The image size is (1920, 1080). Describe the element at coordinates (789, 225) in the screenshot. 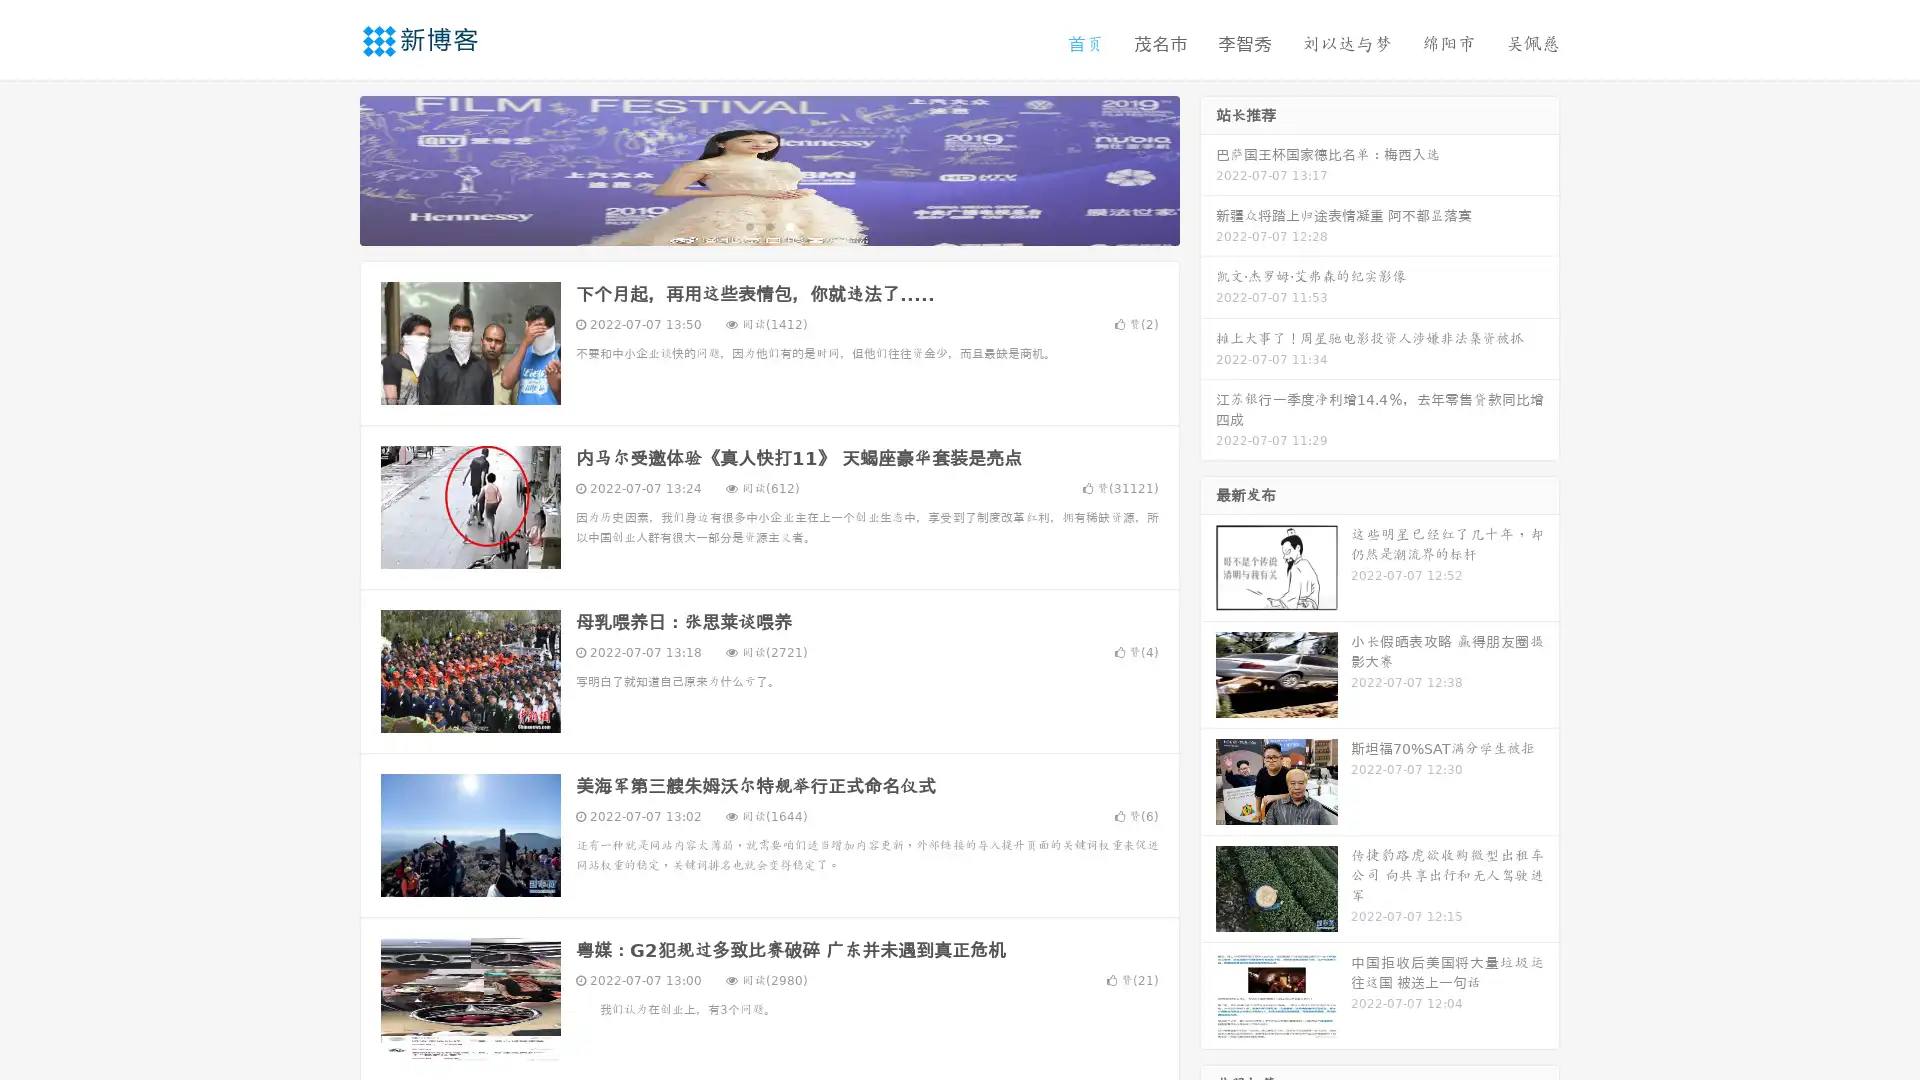

I see `Go to slide 3` at that location.